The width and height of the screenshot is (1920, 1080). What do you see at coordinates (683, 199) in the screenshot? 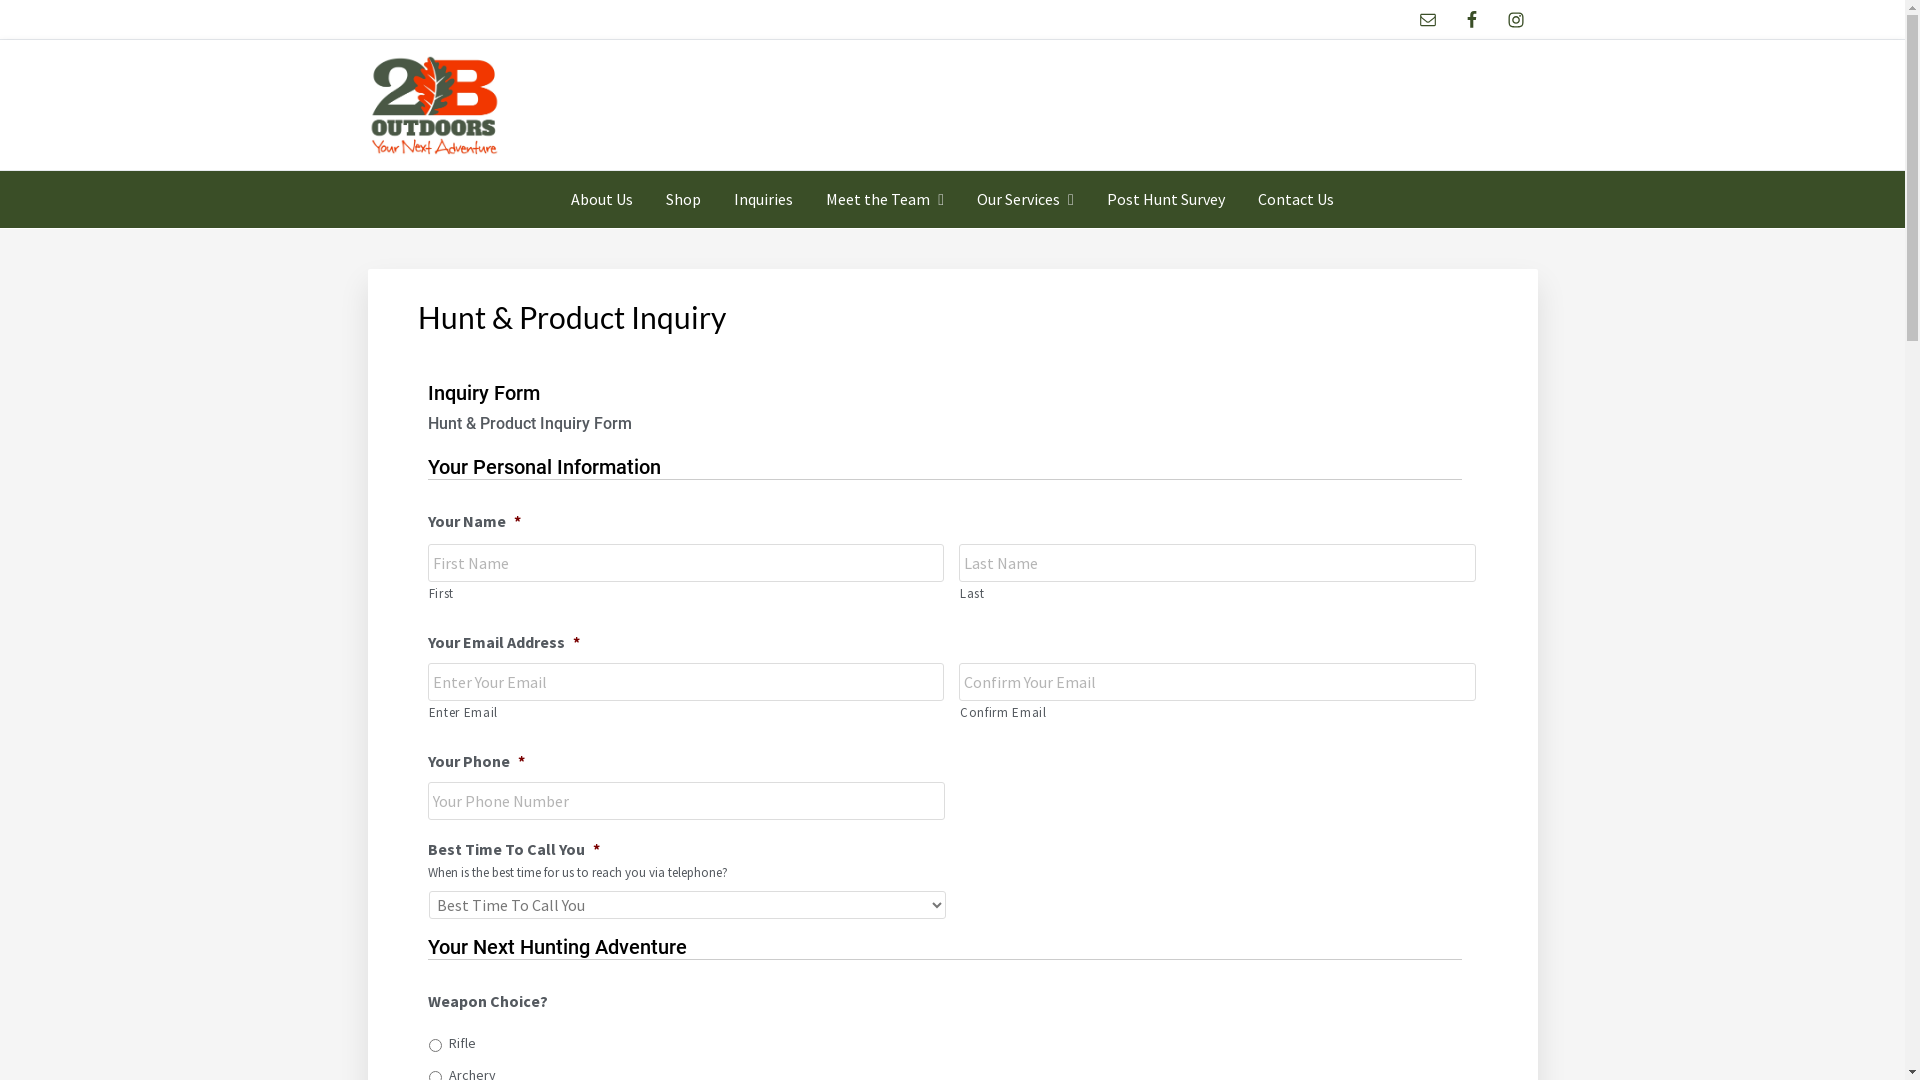
I see `'Shop'` at bounding box center [683, 199].